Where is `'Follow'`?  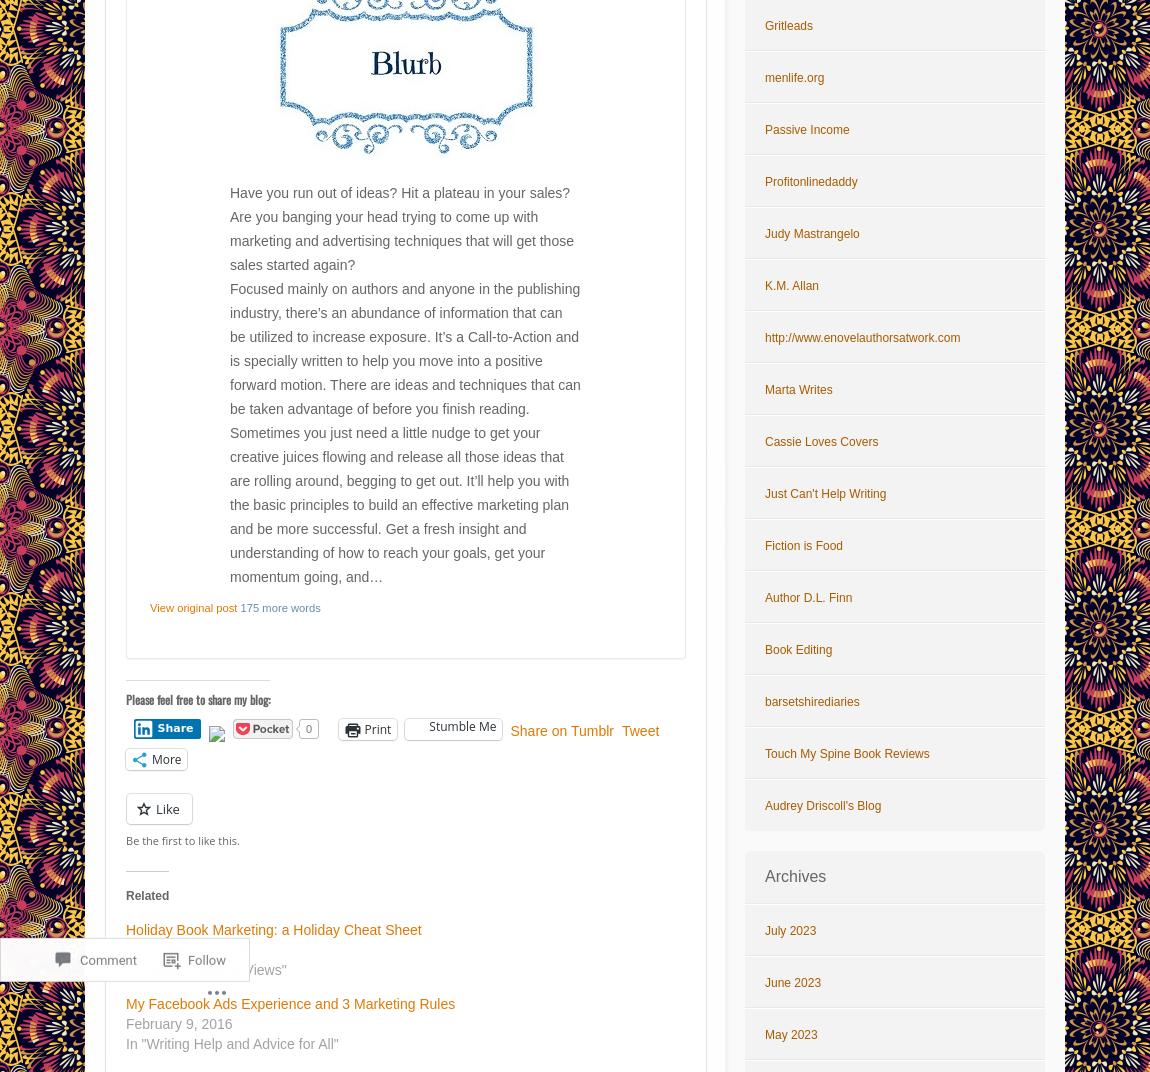 'Follow' is located at coordinates (206, 906).